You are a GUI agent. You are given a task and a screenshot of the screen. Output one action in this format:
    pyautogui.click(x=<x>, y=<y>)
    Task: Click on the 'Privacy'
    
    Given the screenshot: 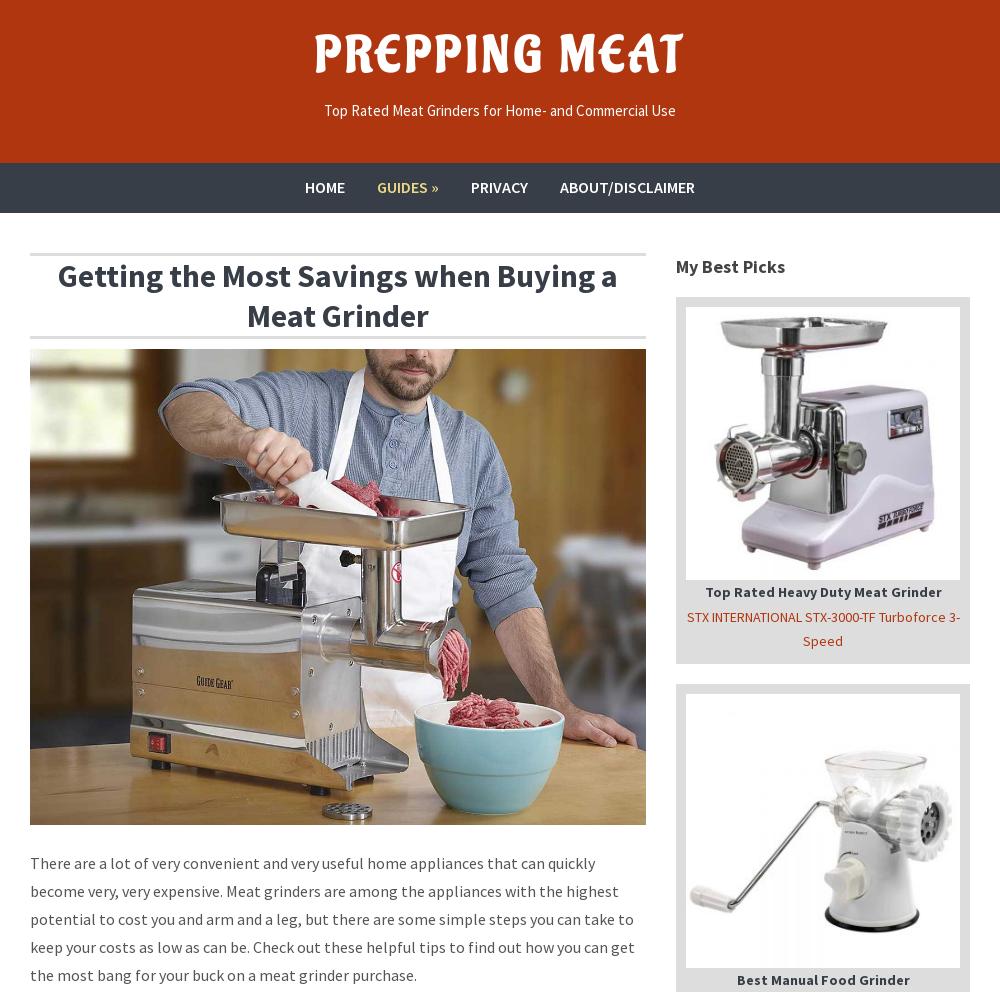 What is the action you would take?
    pyautogui.click(x=498, y=185)
    